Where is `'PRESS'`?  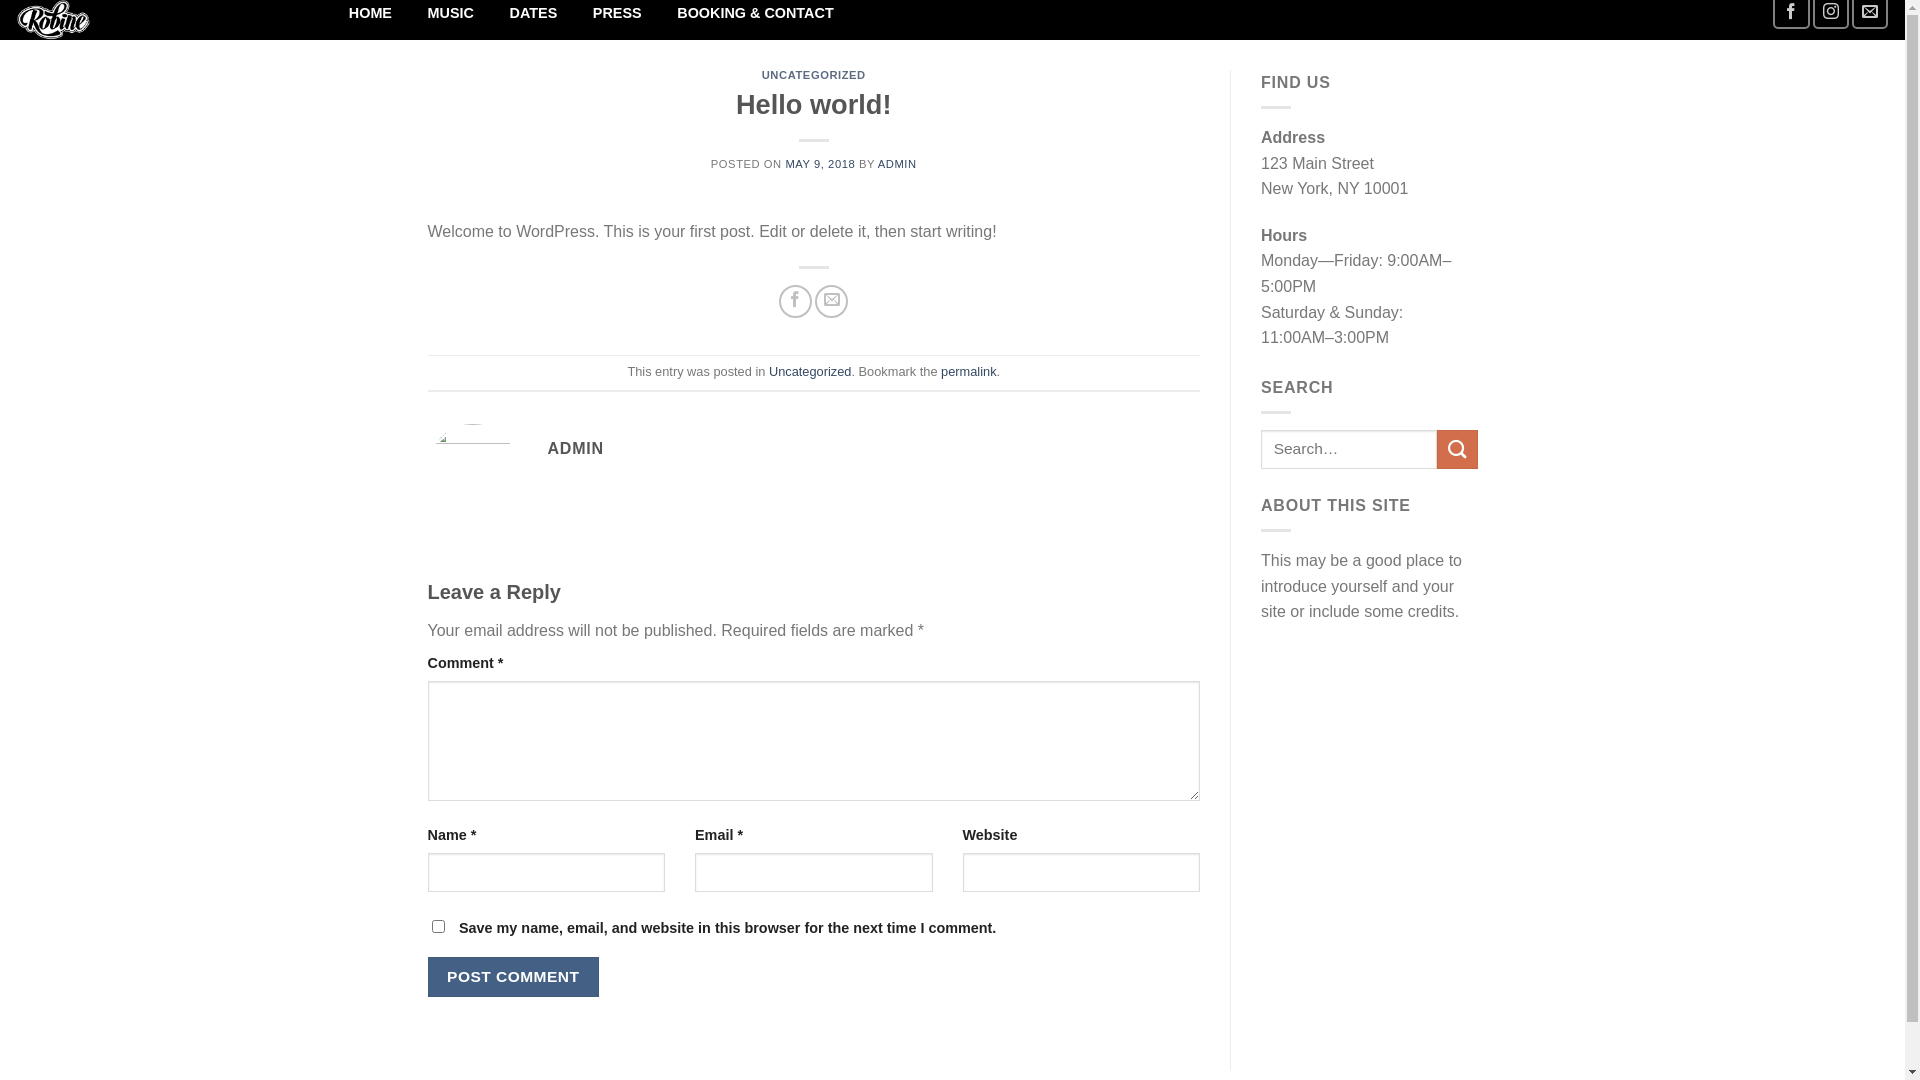 'PRESS' is located at coordinates (616, 13).